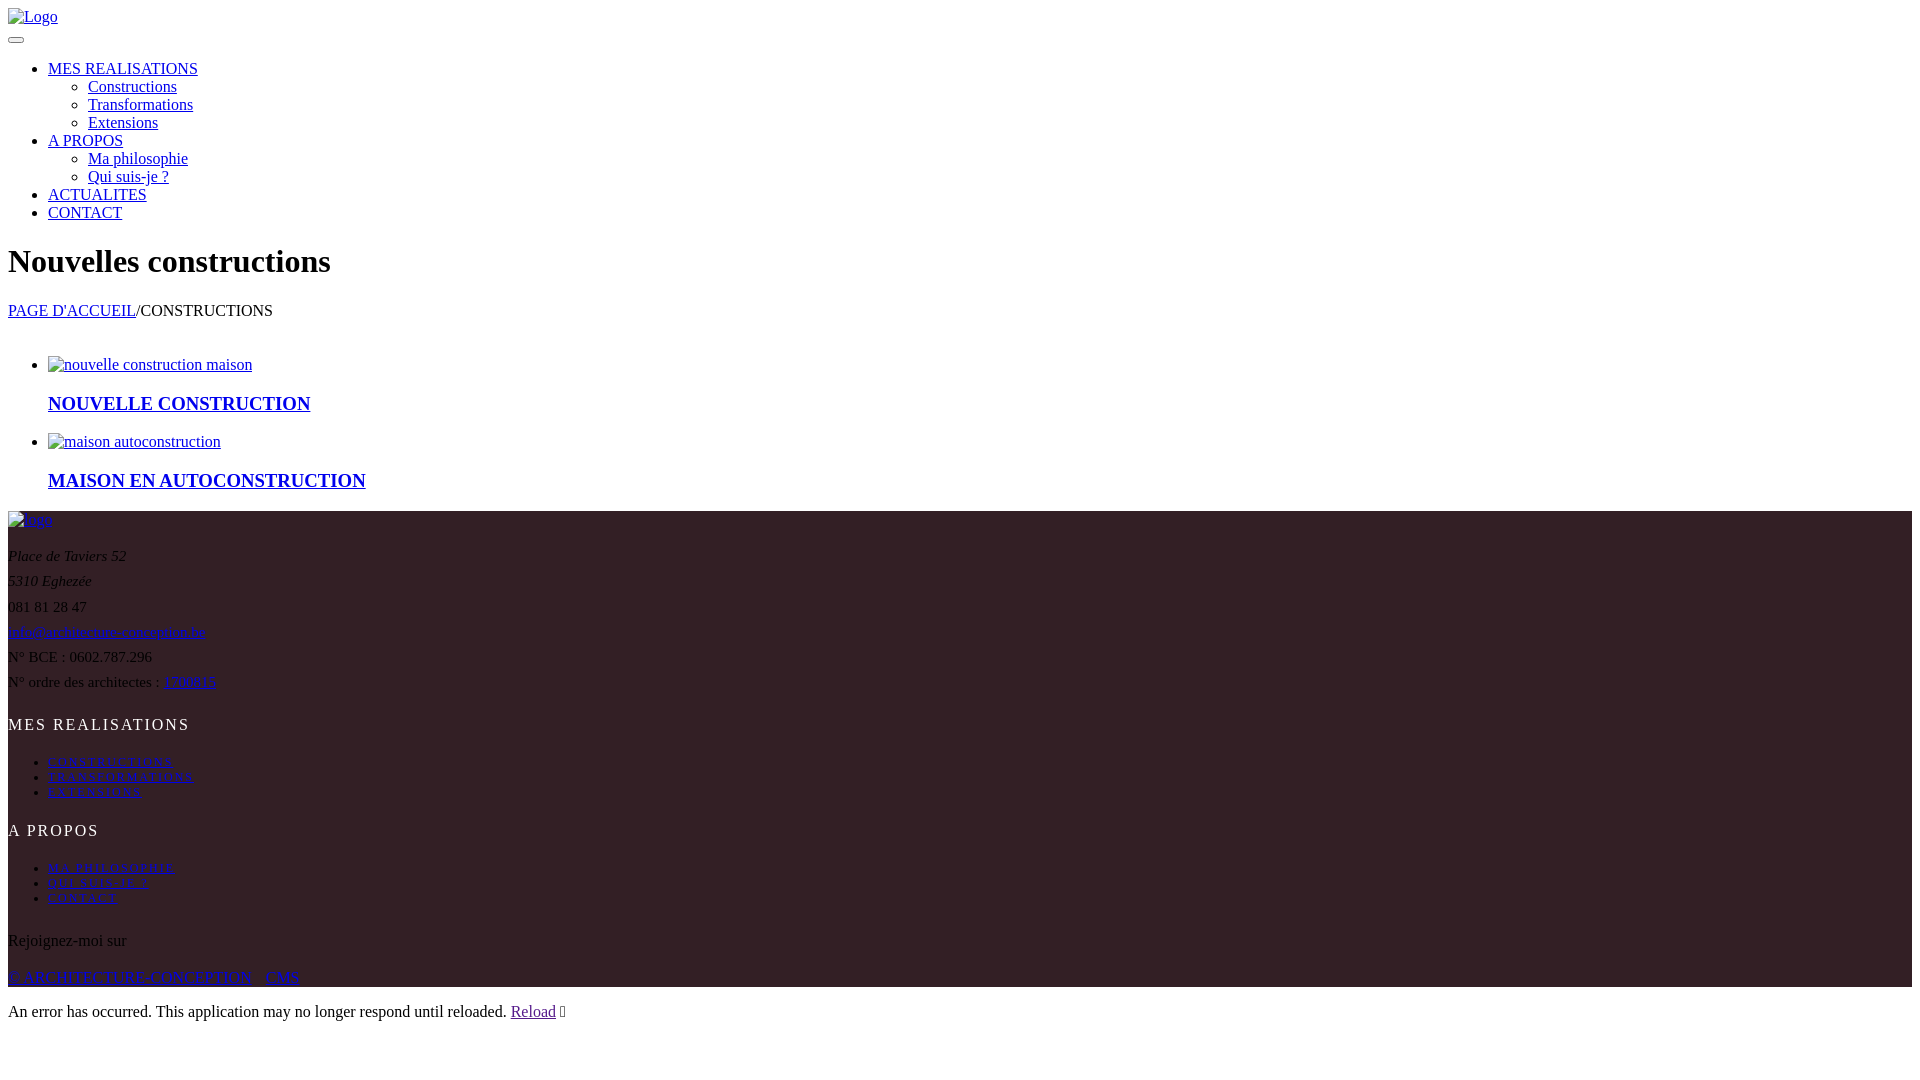 The height and width of the screenshot is (1080, 1920). Describe the element at coordinates (72, 310) in the screenshot. I see `'PAGE D'ACCUEIL'` at that location.